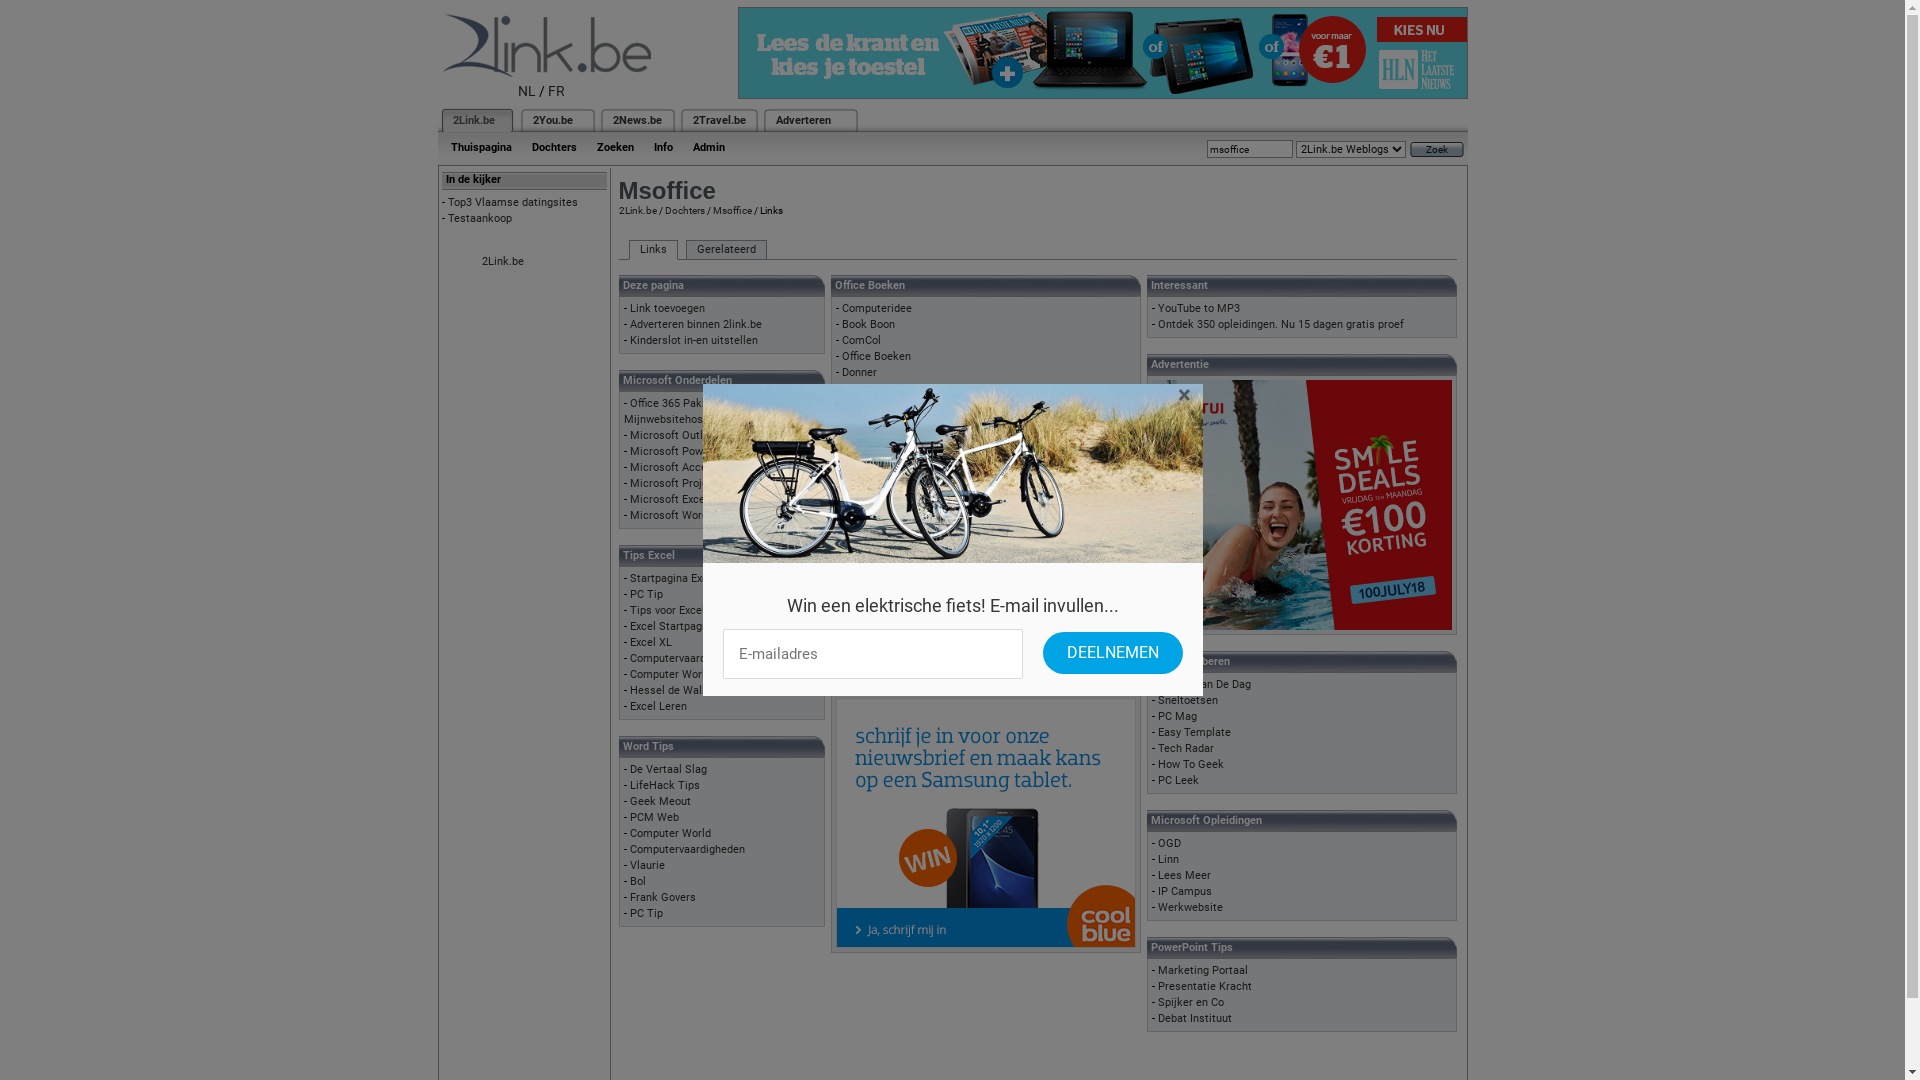 This screenshot has width=1920, height=1080. What do you see at coordinates (1169, 843) in the screenshot?
I see `'OGD'` at bounding box center [1169, 843].